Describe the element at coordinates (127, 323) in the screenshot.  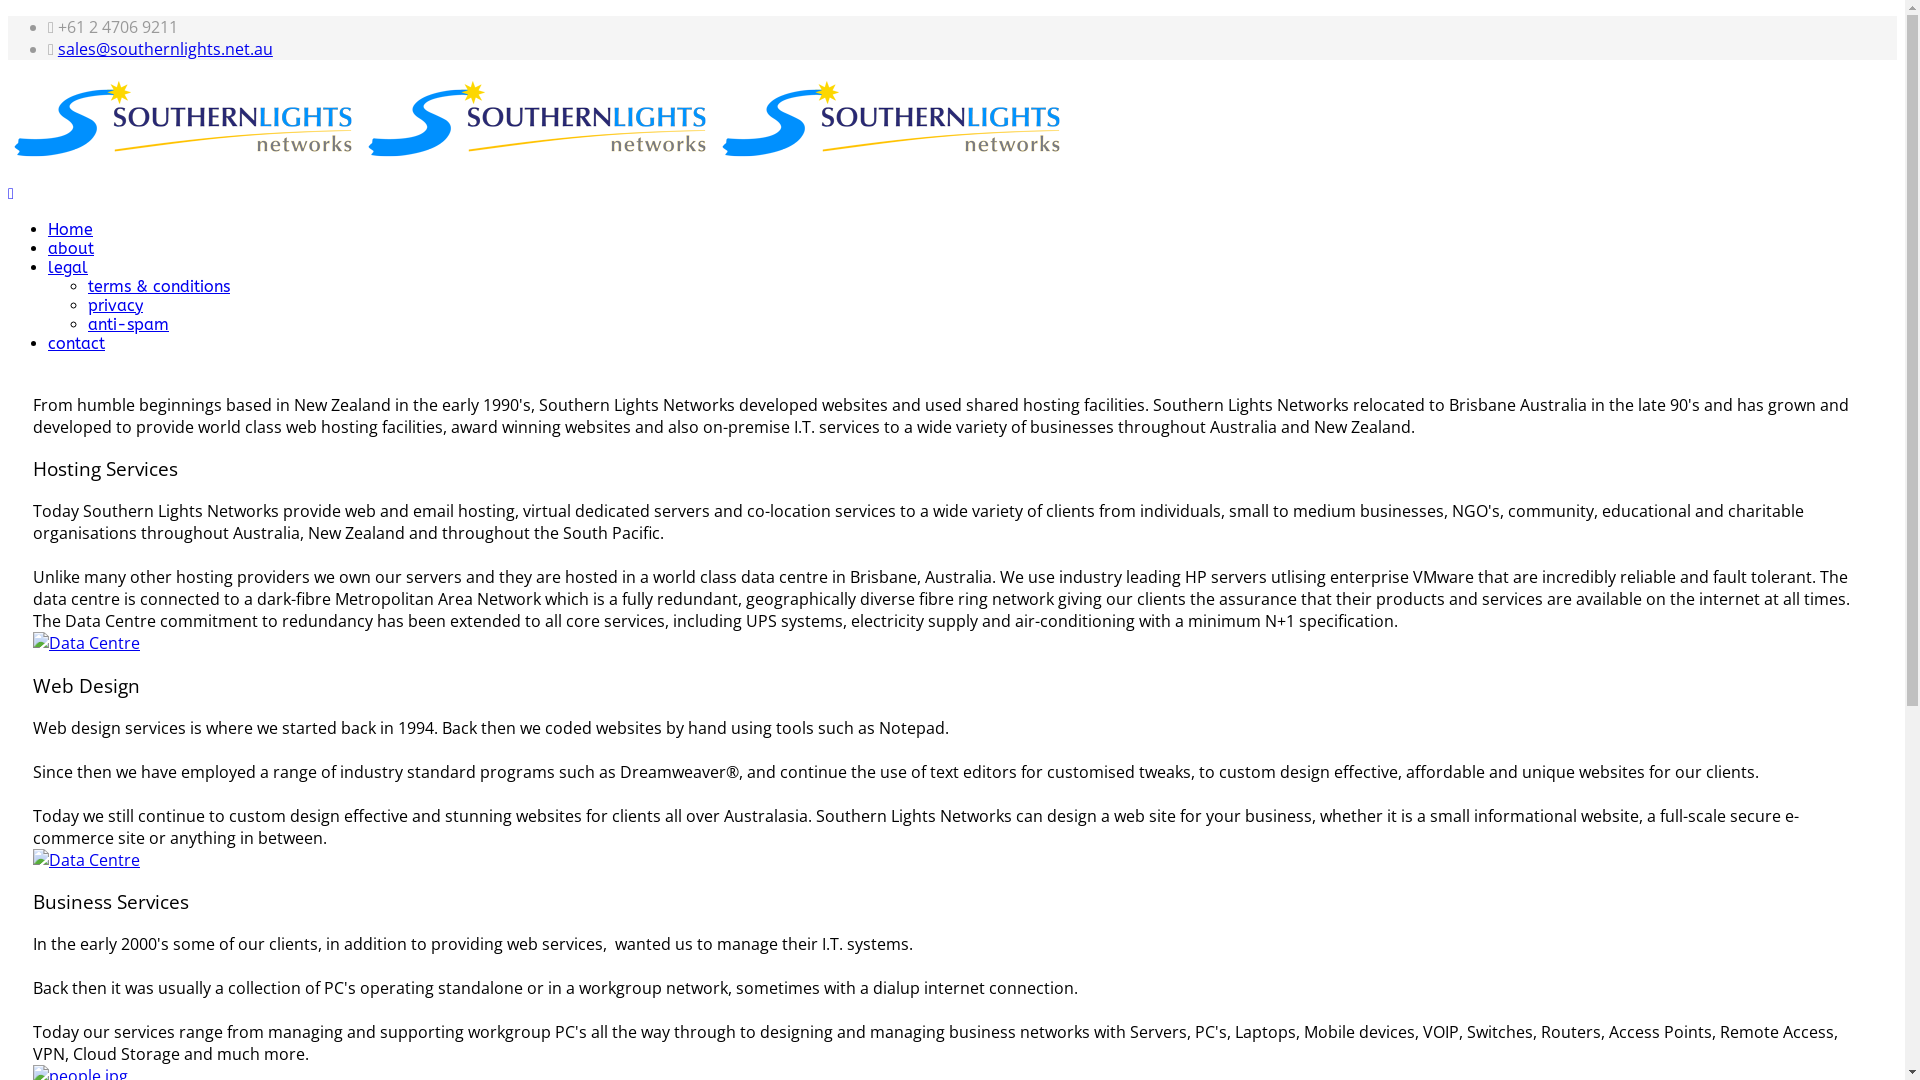
I see `'anti-spam'` at that location.